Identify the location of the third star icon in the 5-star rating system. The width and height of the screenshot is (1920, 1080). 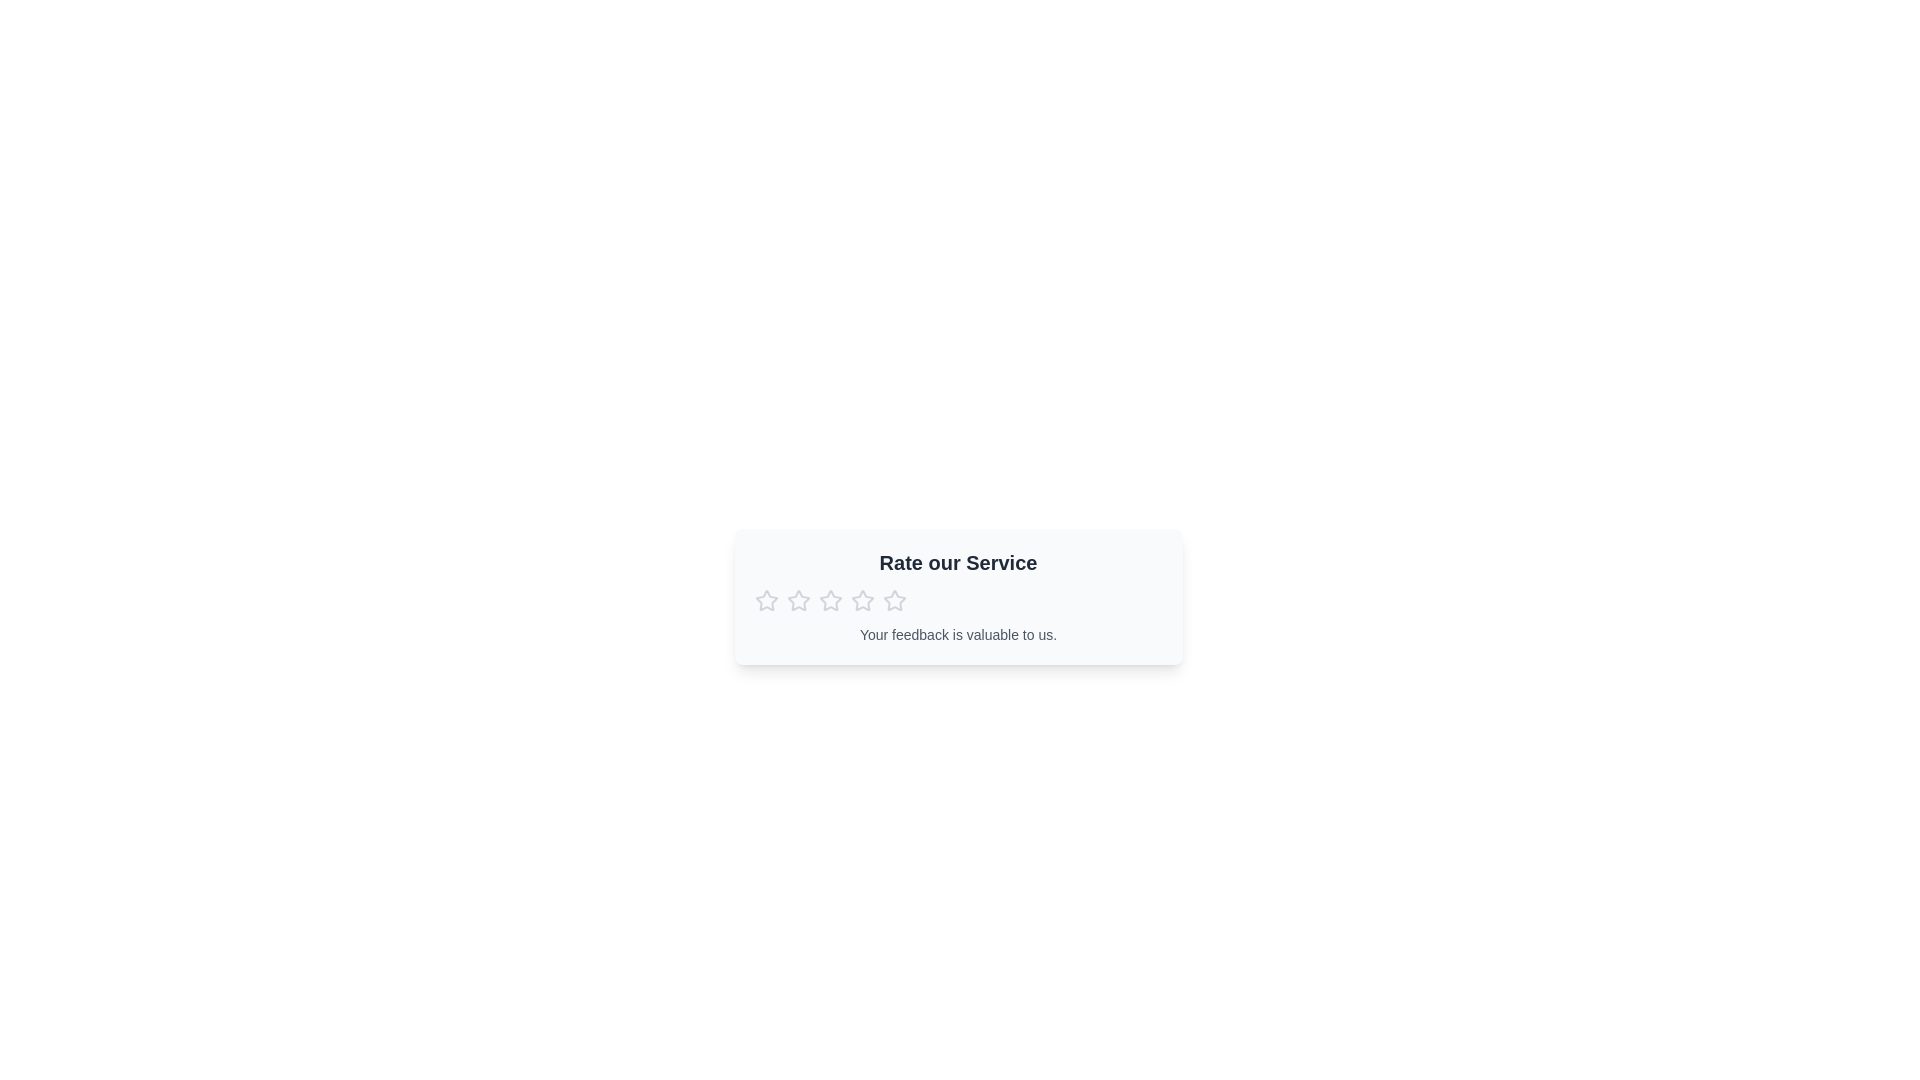
(862, 599).